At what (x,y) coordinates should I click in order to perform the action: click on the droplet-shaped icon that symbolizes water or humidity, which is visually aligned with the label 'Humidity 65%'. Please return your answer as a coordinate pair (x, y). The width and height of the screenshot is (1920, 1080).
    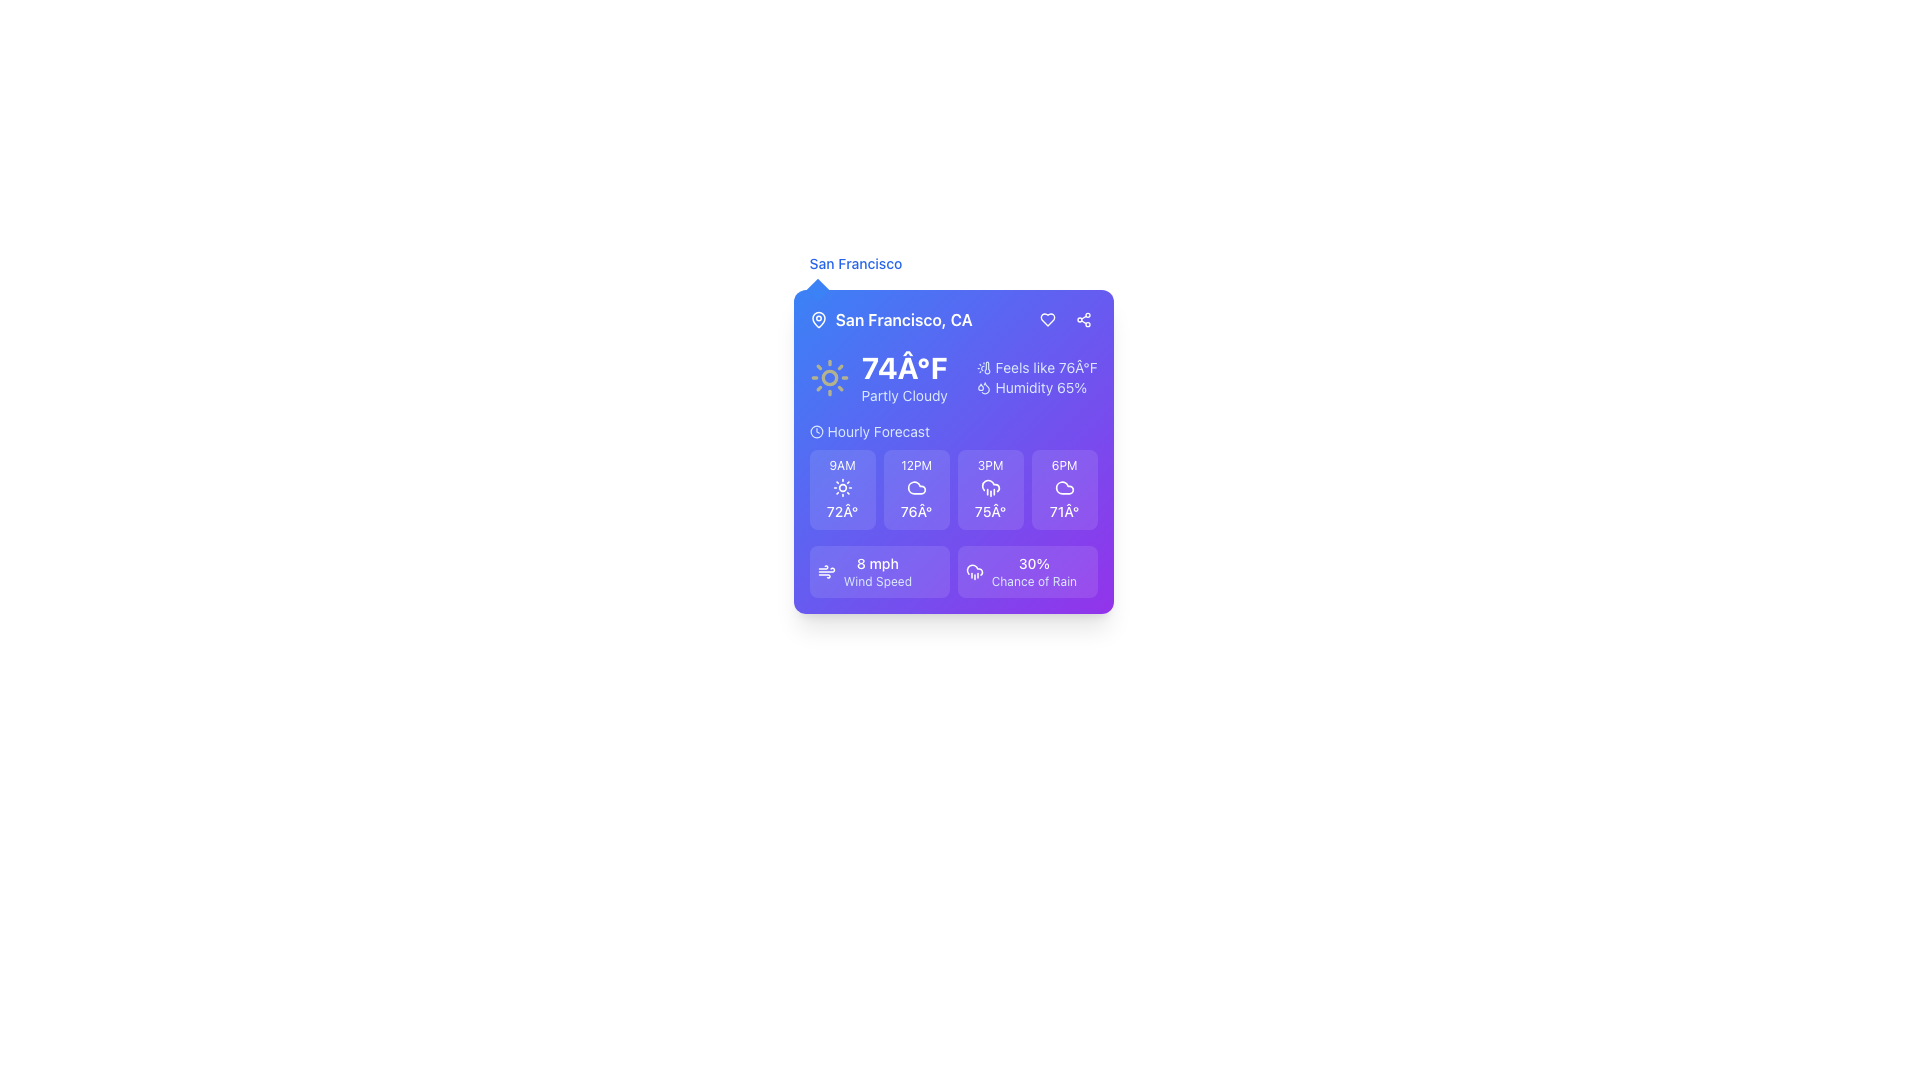
    Looking at the image, I should click on (984, 388).